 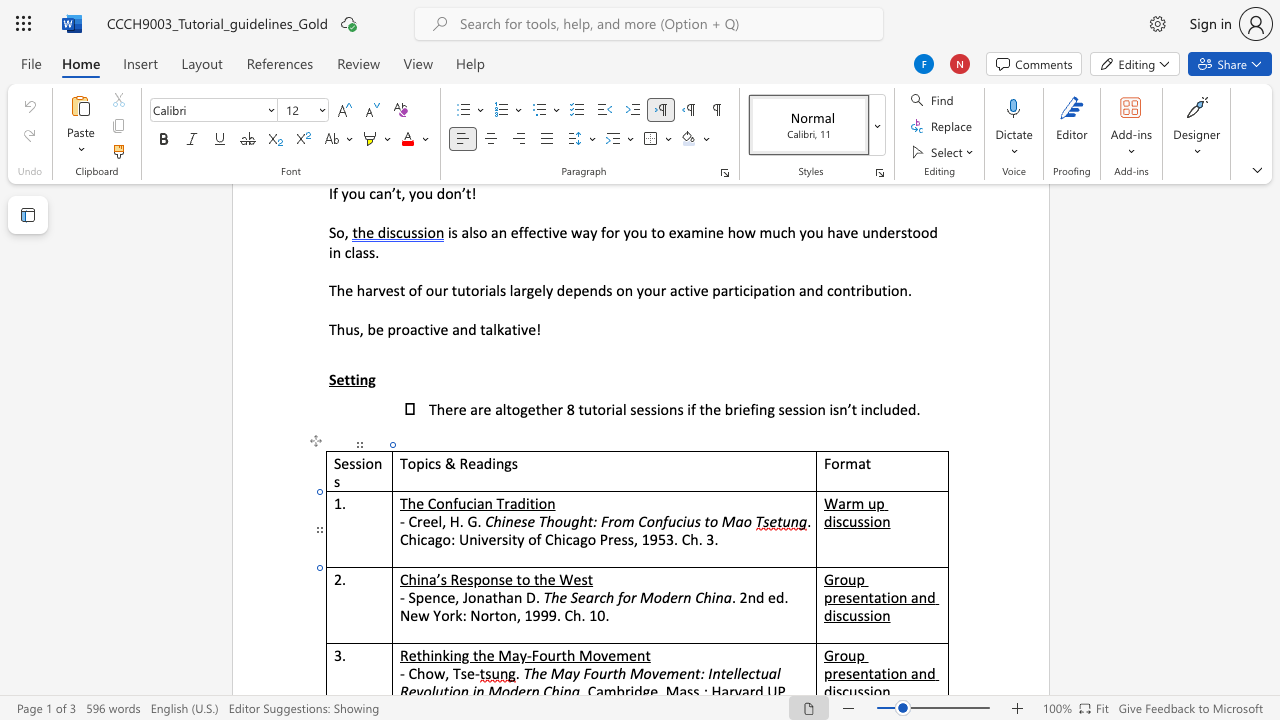 What do you see at coordinates (411, 520) in the screenshot?
I see `the 1th character "C" in the text` at bounding box center [411, 520].